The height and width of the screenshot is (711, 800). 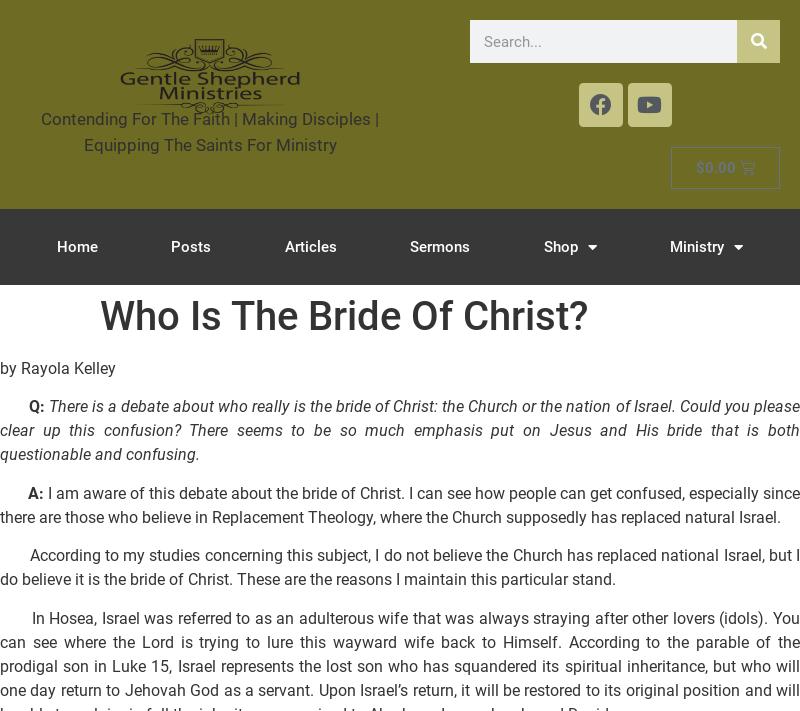 What do you see at coordinates (35, 492) in the screenshot?
I see `'A:'` at bounding box center [35, 492].